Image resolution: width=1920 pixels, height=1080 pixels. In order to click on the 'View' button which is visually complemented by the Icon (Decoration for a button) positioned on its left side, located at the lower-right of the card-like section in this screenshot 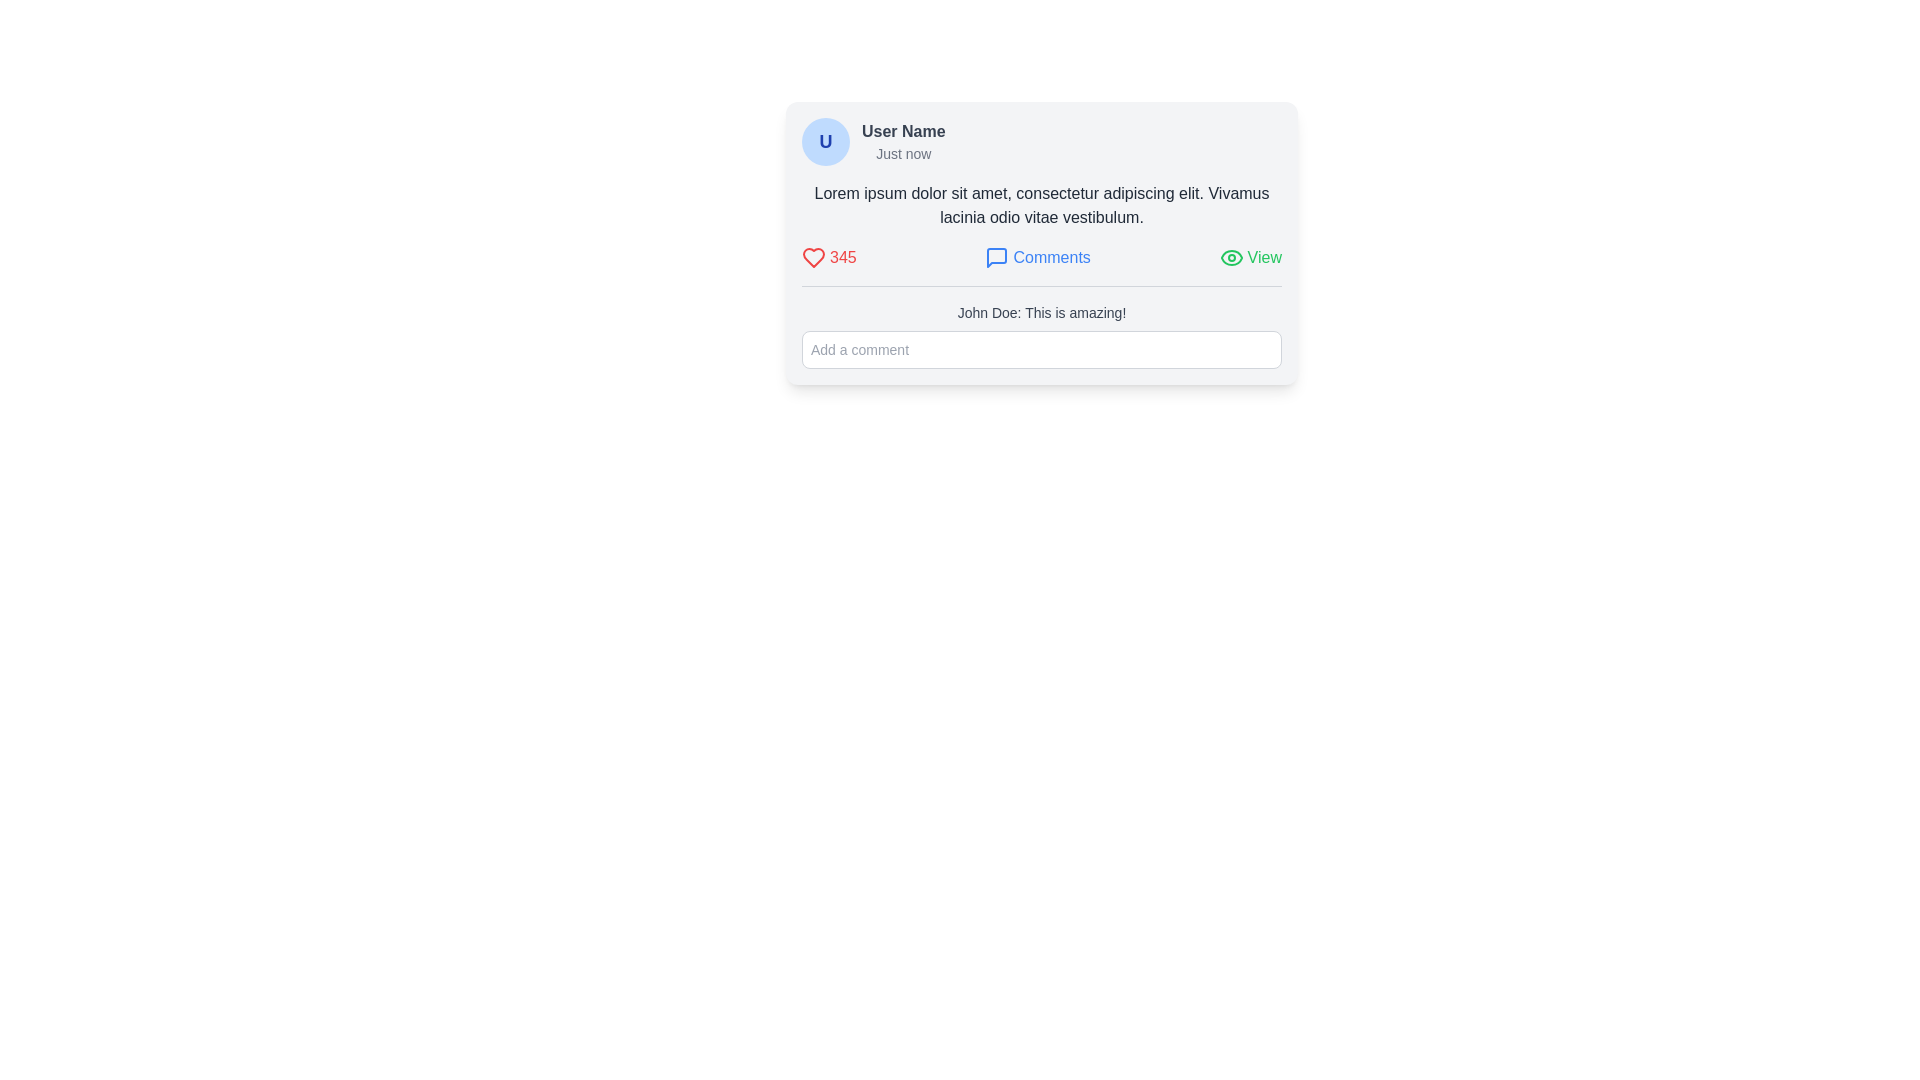, I will do `click(1230, 257)`.